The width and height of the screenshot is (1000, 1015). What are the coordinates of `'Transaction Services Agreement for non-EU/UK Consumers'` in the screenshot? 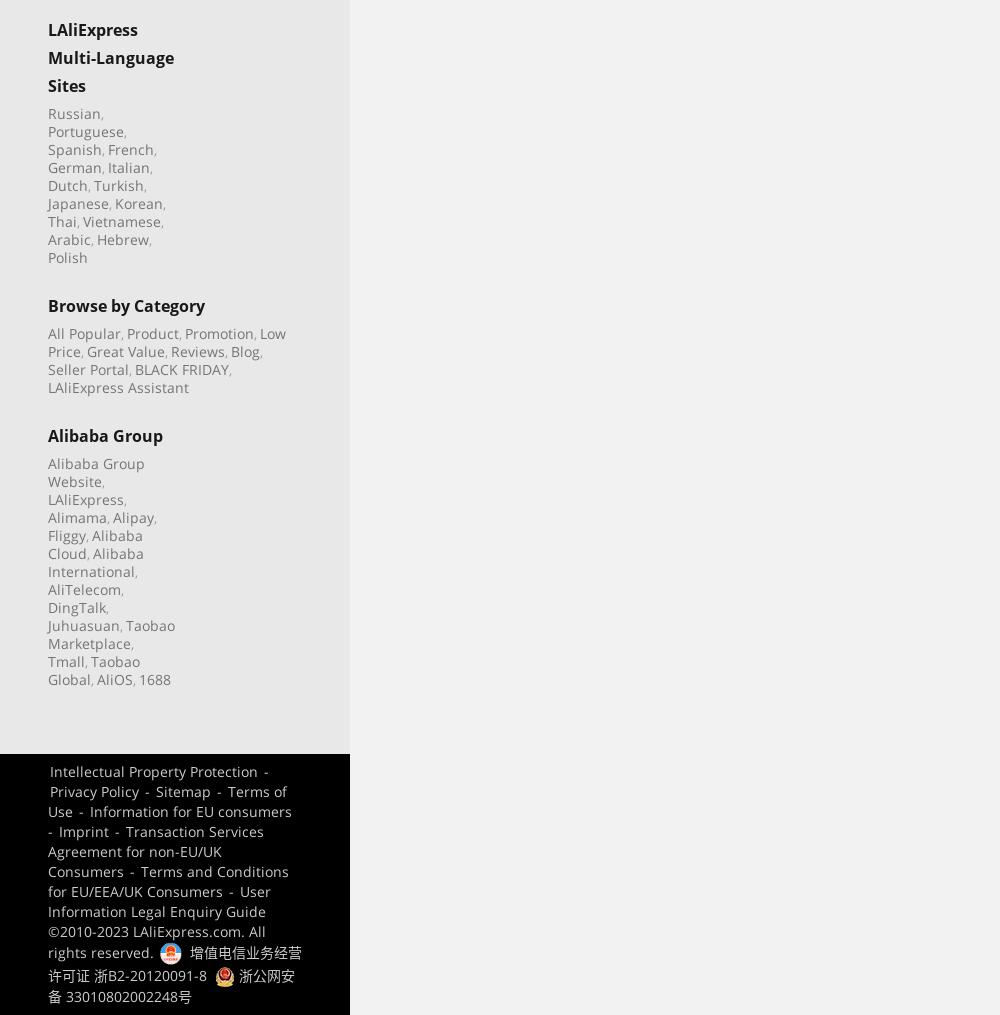 It's located at (48, 850).